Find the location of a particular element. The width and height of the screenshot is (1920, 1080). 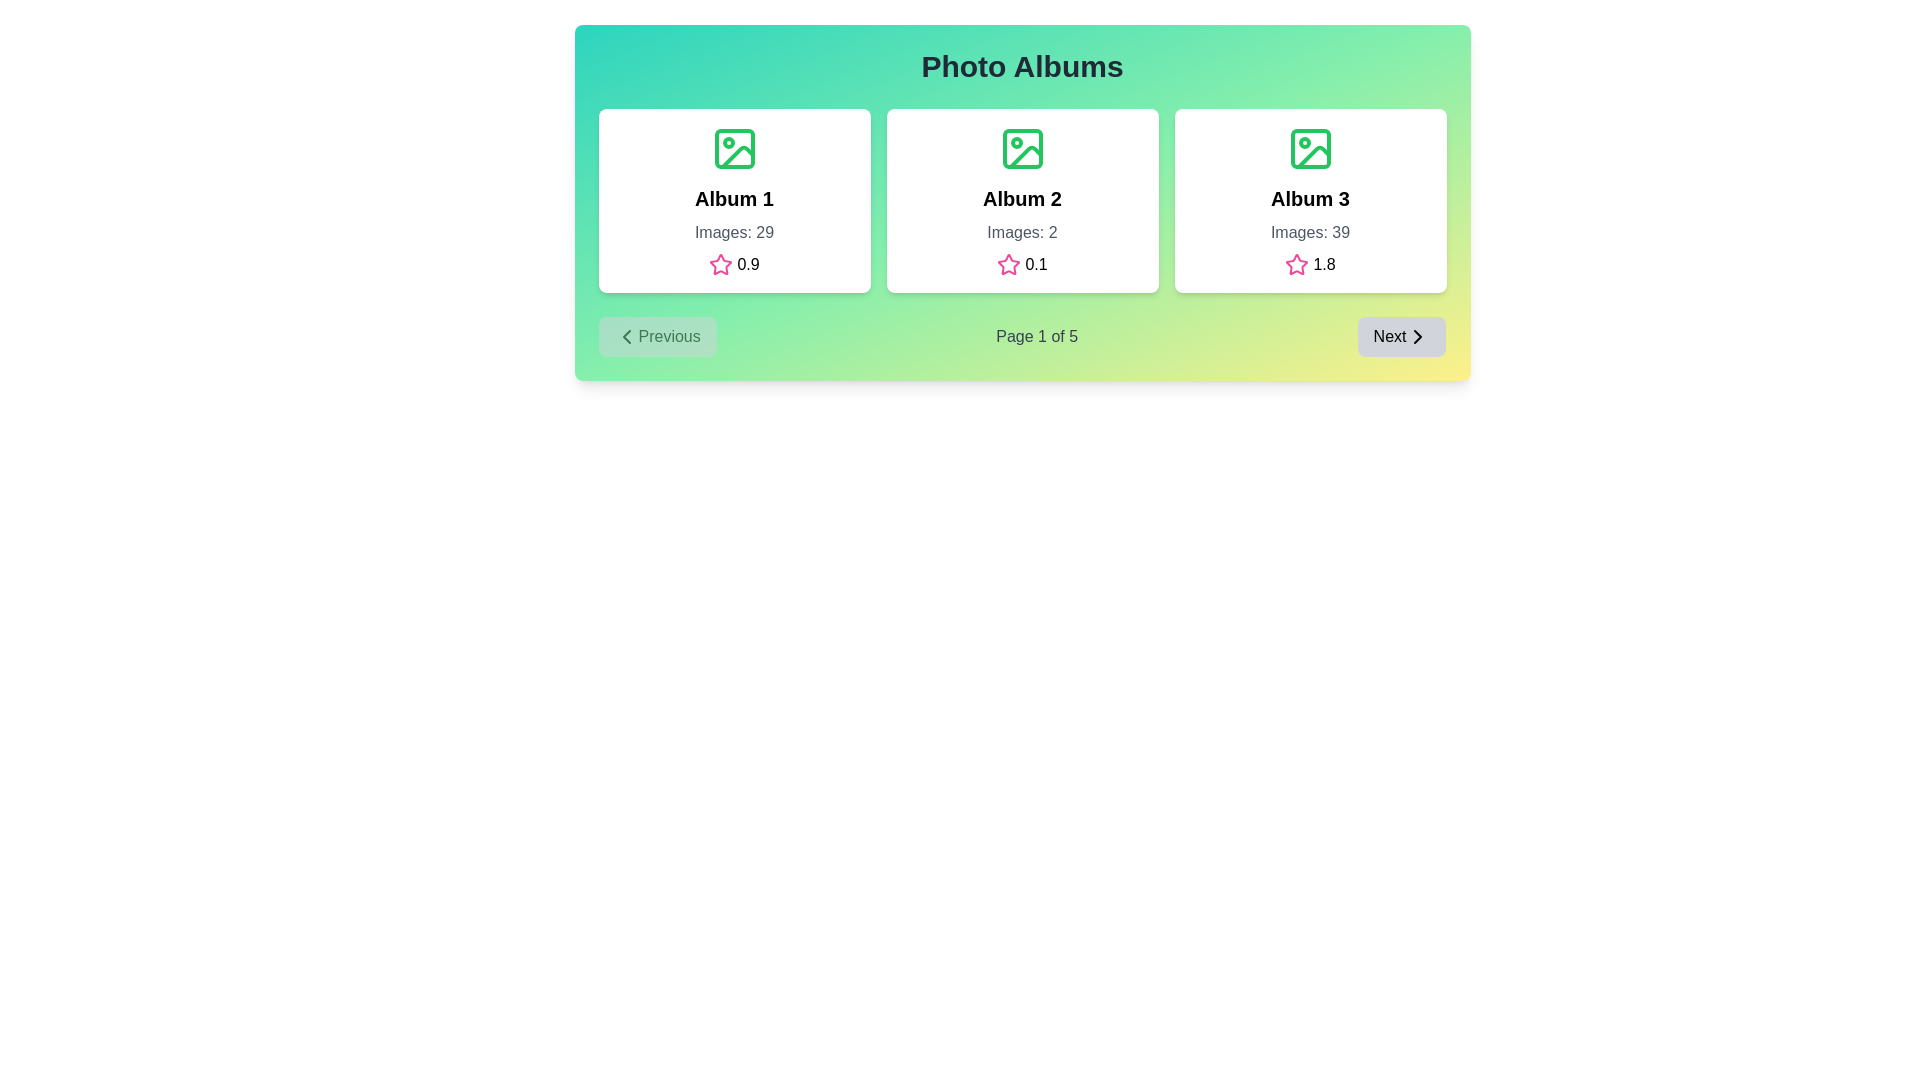

text label displaying 'Album 3', which is prominently styled and located within the third album card underneath an image icon is located at coordinates (1310, 199).